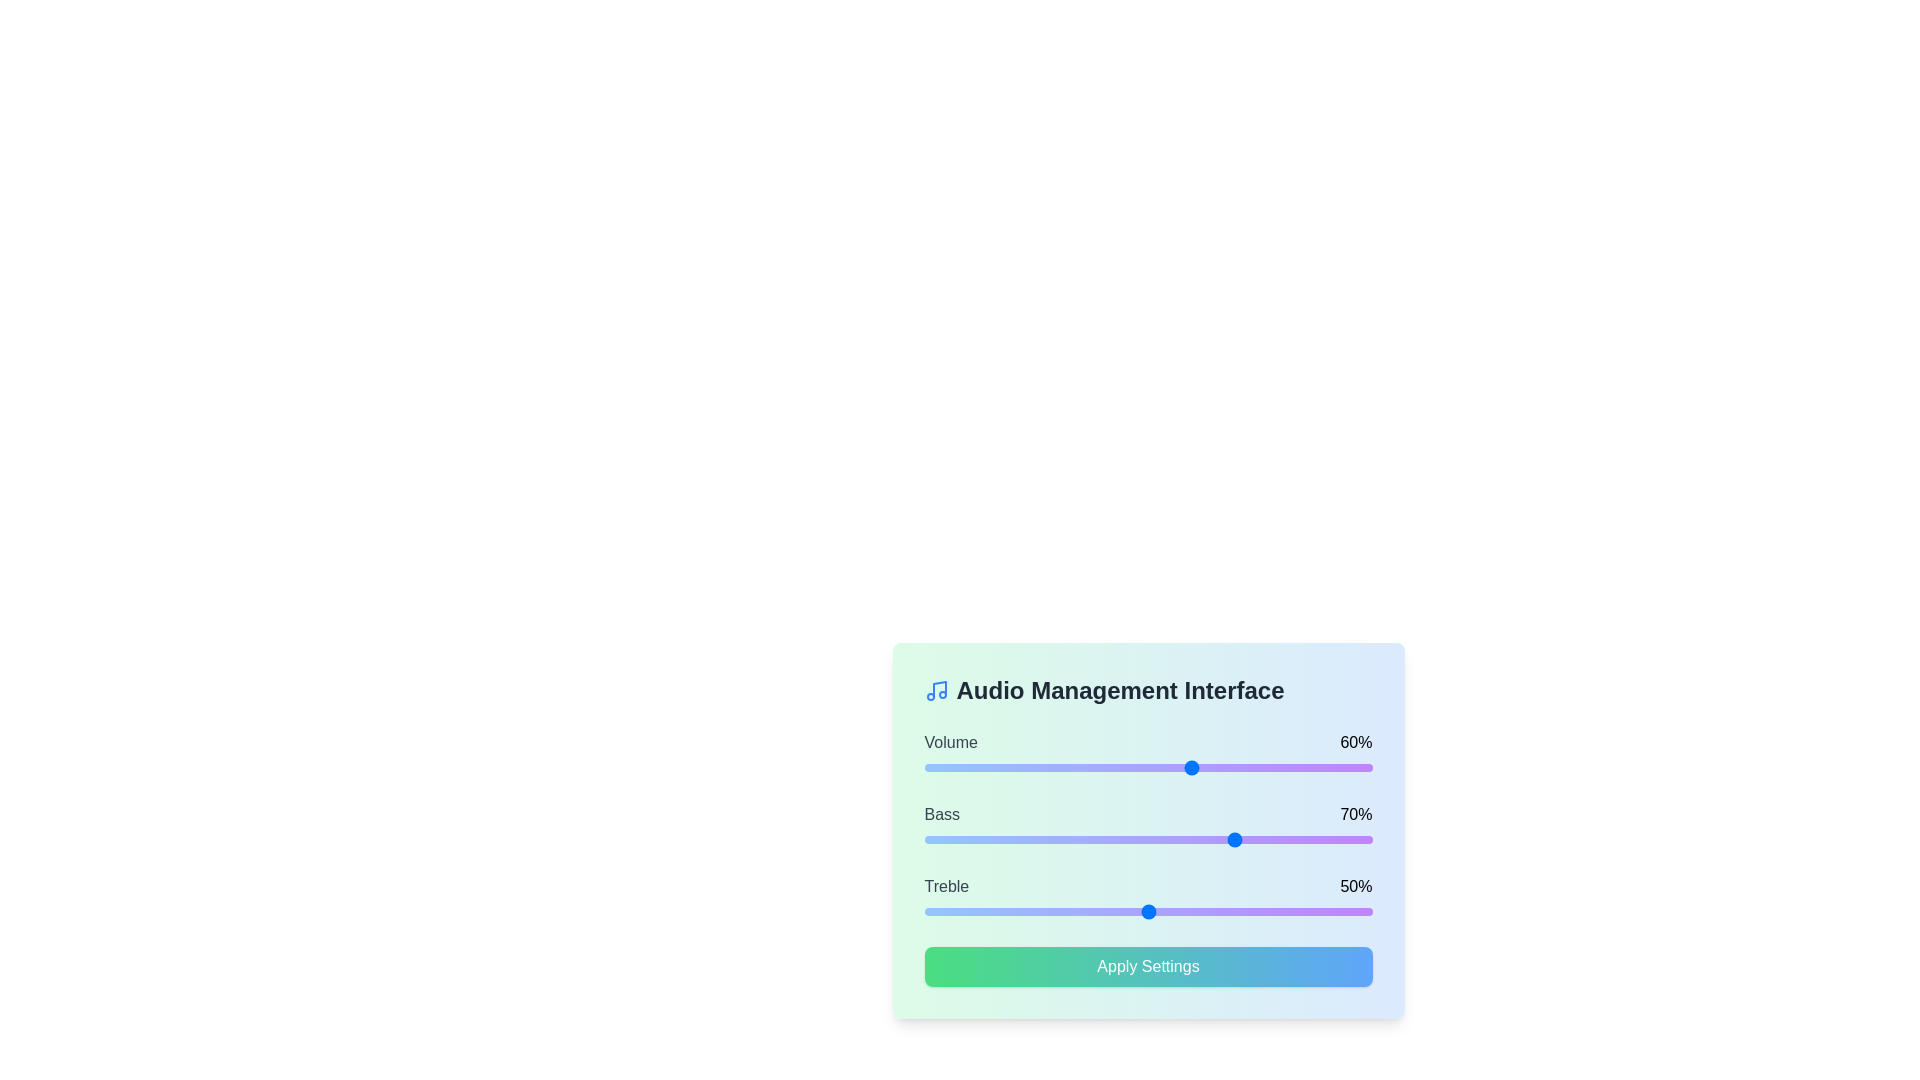 Image resolution: width=1920 pixels, height=1080 pixels. I want to click on the treble level, so click(1053, 911).